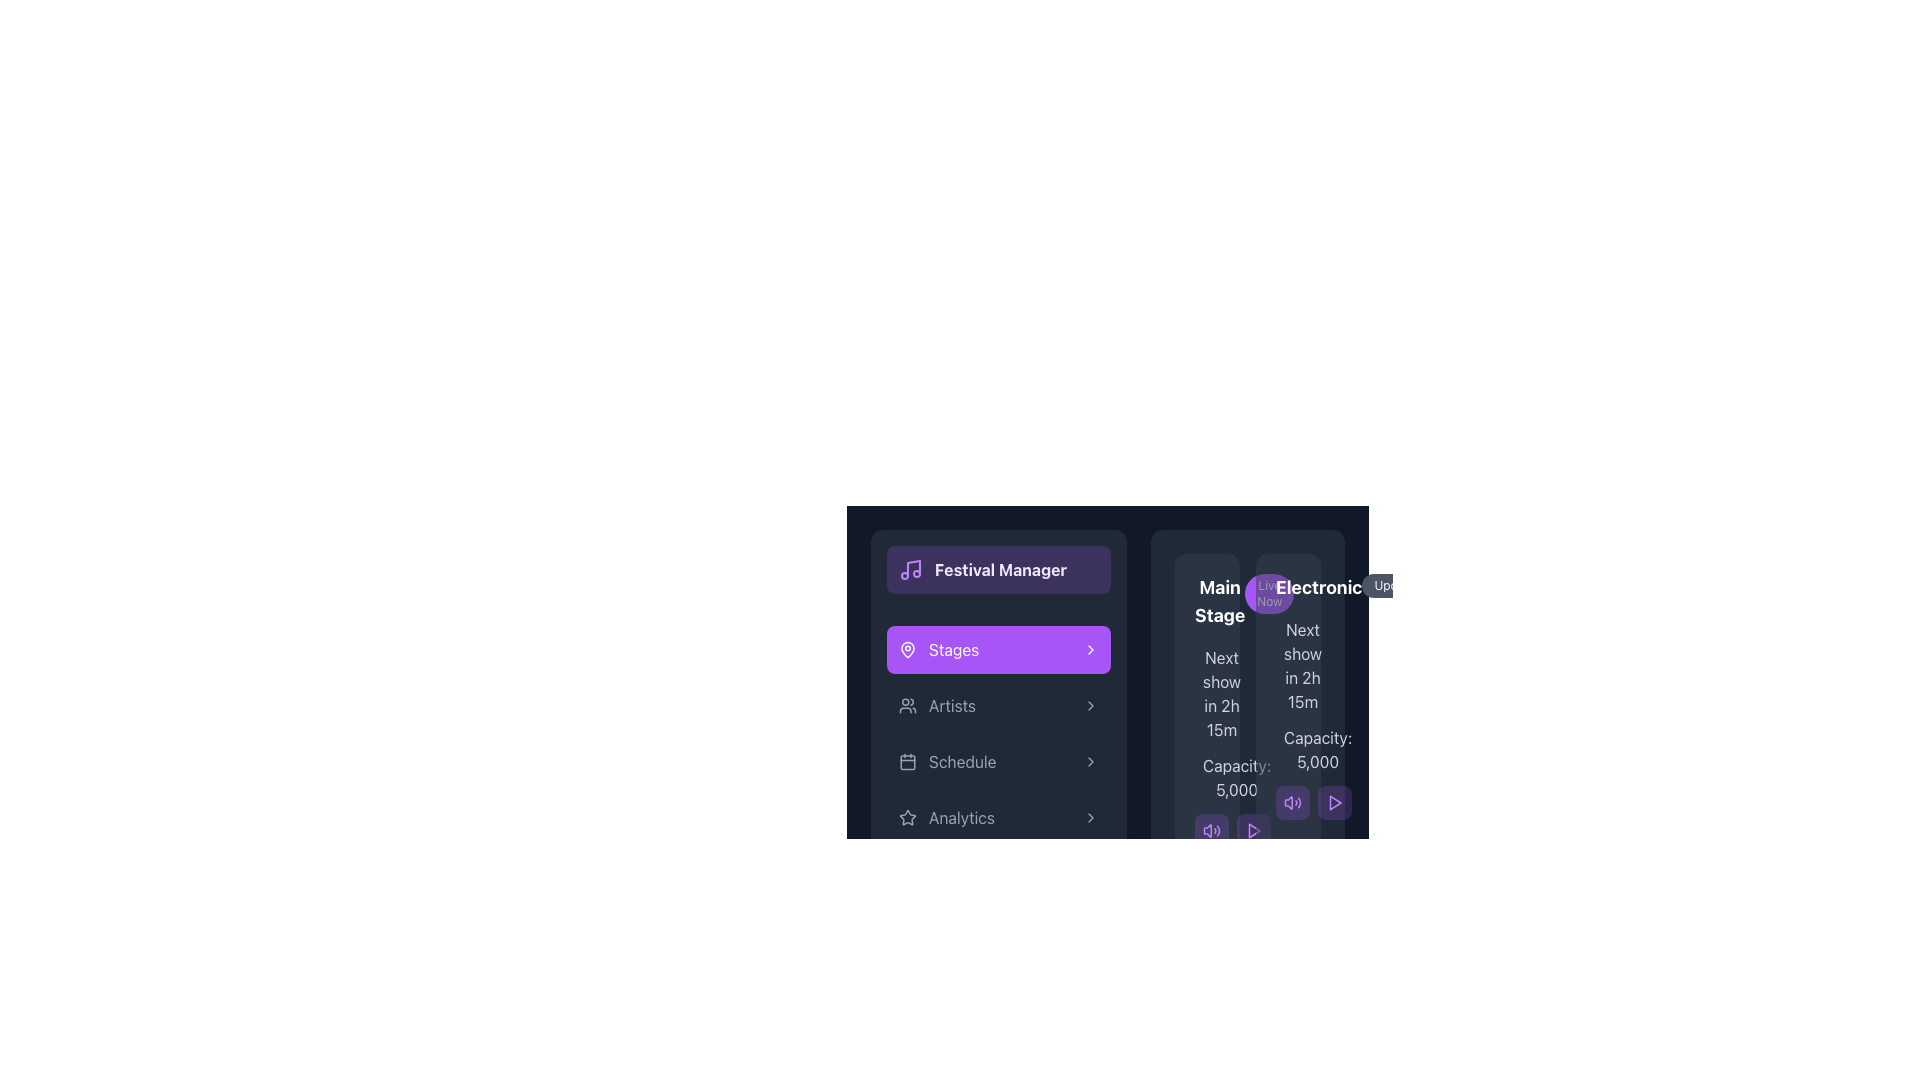 This screenshot has width=1920, height=1080. What do you see at coordinates (1107, 659) in the screenshot?
I see `the 'Stages' button located in the vertical menu list of the festival manager application` at bounding box center [1107, 659].